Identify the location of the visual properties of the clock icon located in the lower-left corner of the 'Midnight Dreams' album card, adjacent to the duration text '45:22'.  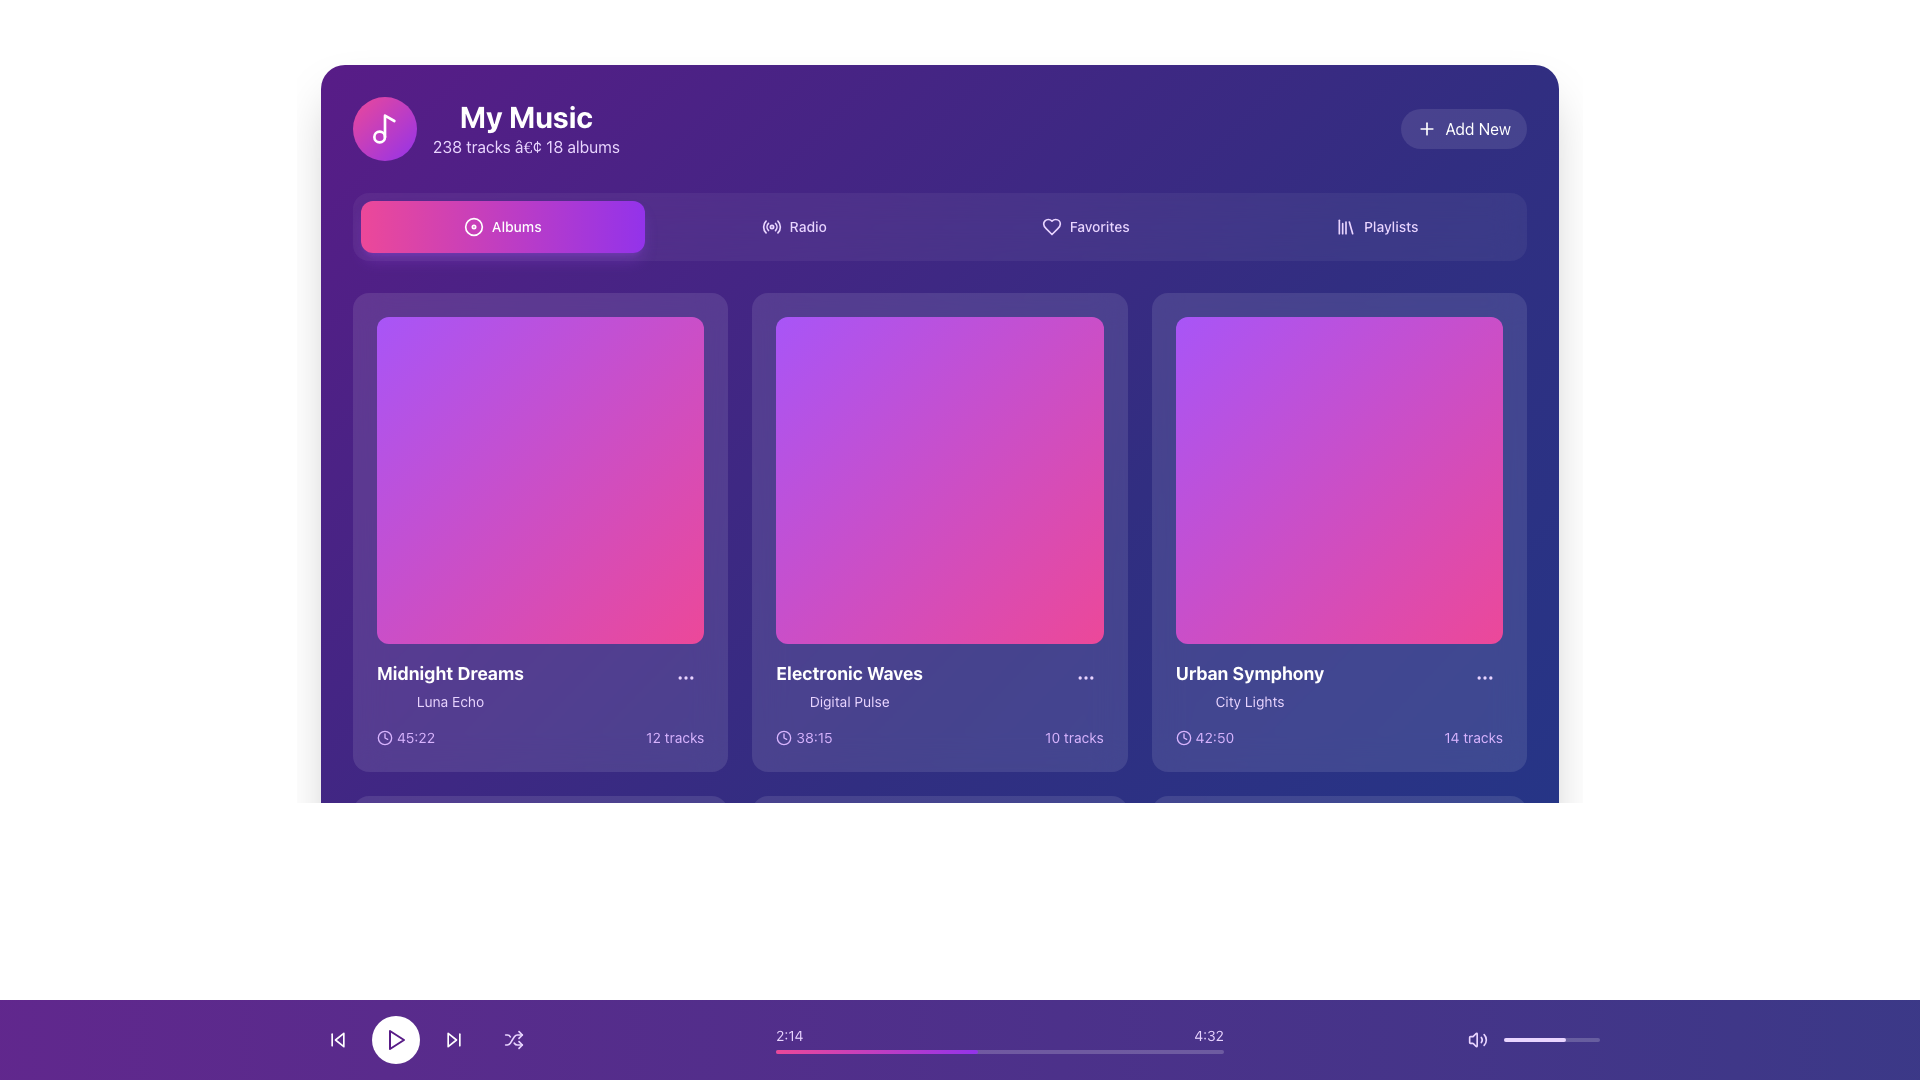
(384, 737).